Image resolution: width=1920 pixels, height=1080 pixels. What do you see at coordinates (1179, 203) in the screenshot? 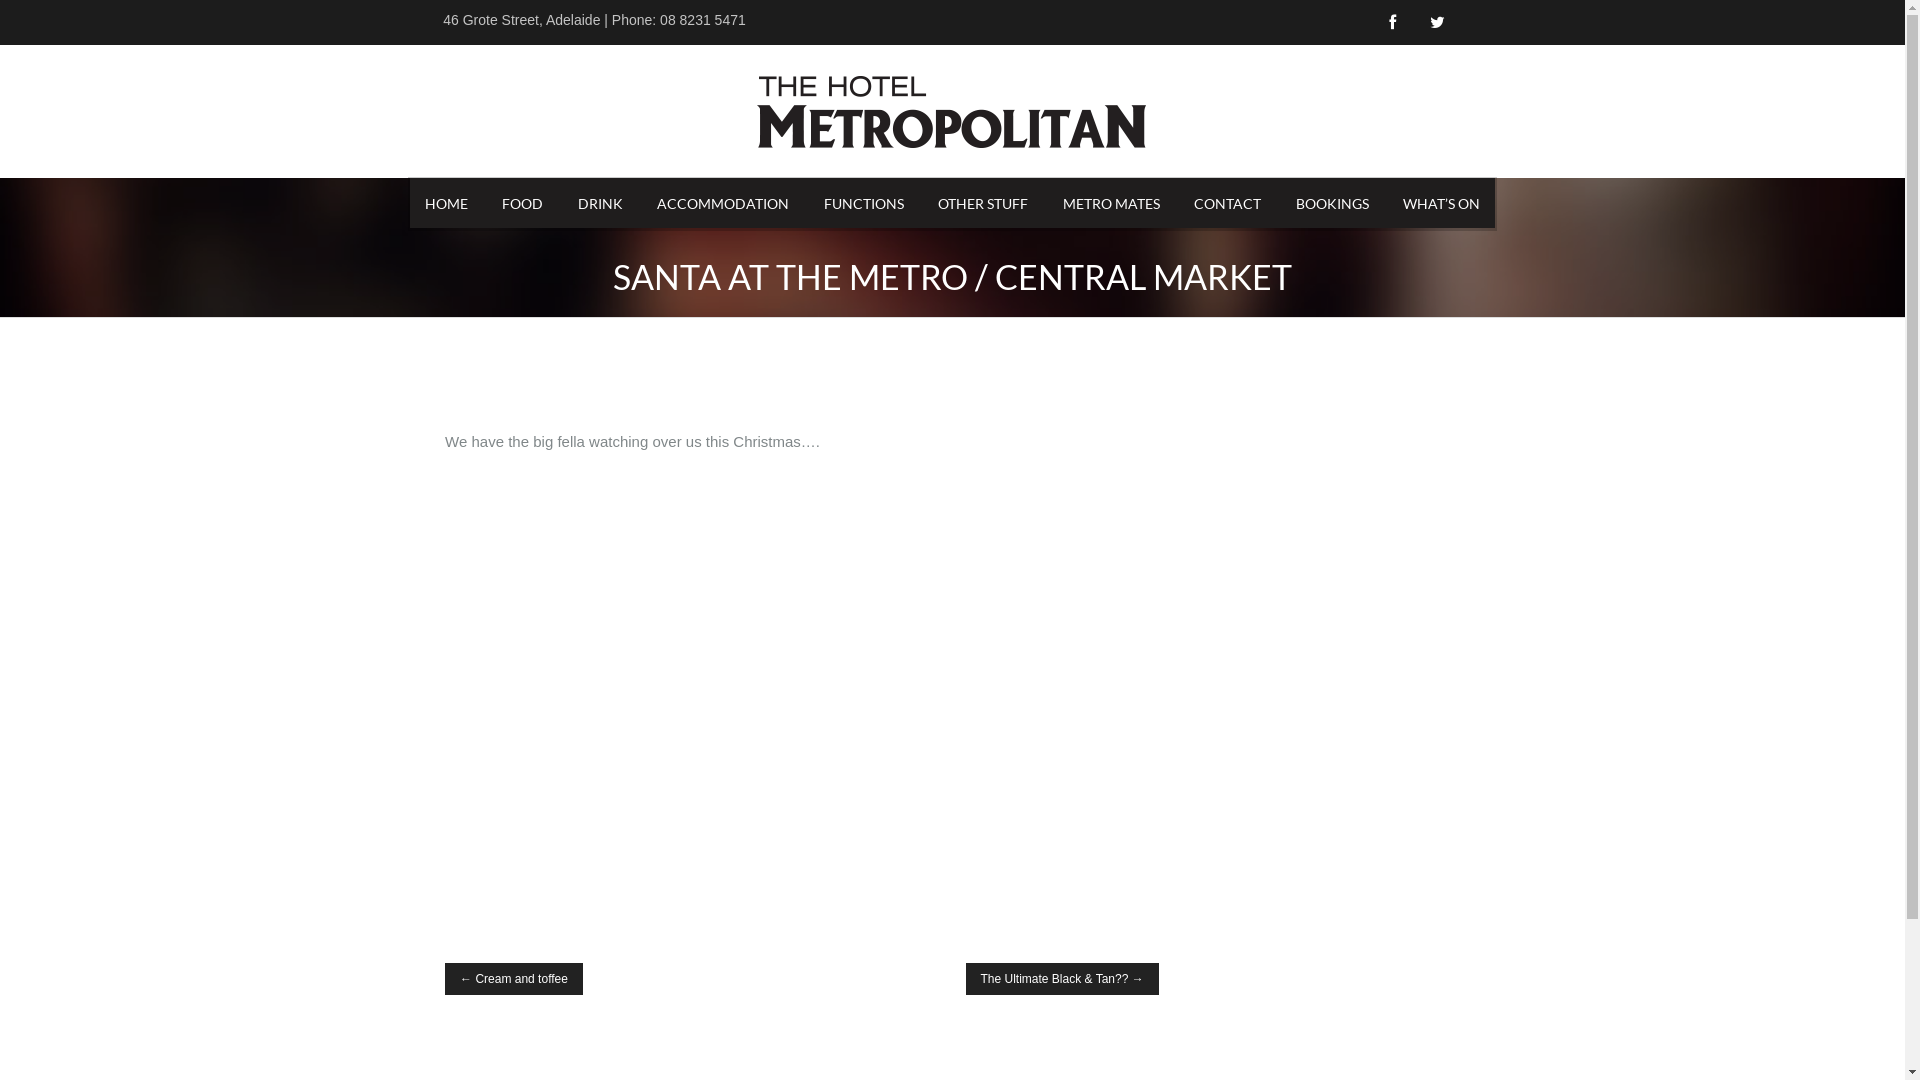
I see `'CONTACT'` at bounding box center [1179, 203].